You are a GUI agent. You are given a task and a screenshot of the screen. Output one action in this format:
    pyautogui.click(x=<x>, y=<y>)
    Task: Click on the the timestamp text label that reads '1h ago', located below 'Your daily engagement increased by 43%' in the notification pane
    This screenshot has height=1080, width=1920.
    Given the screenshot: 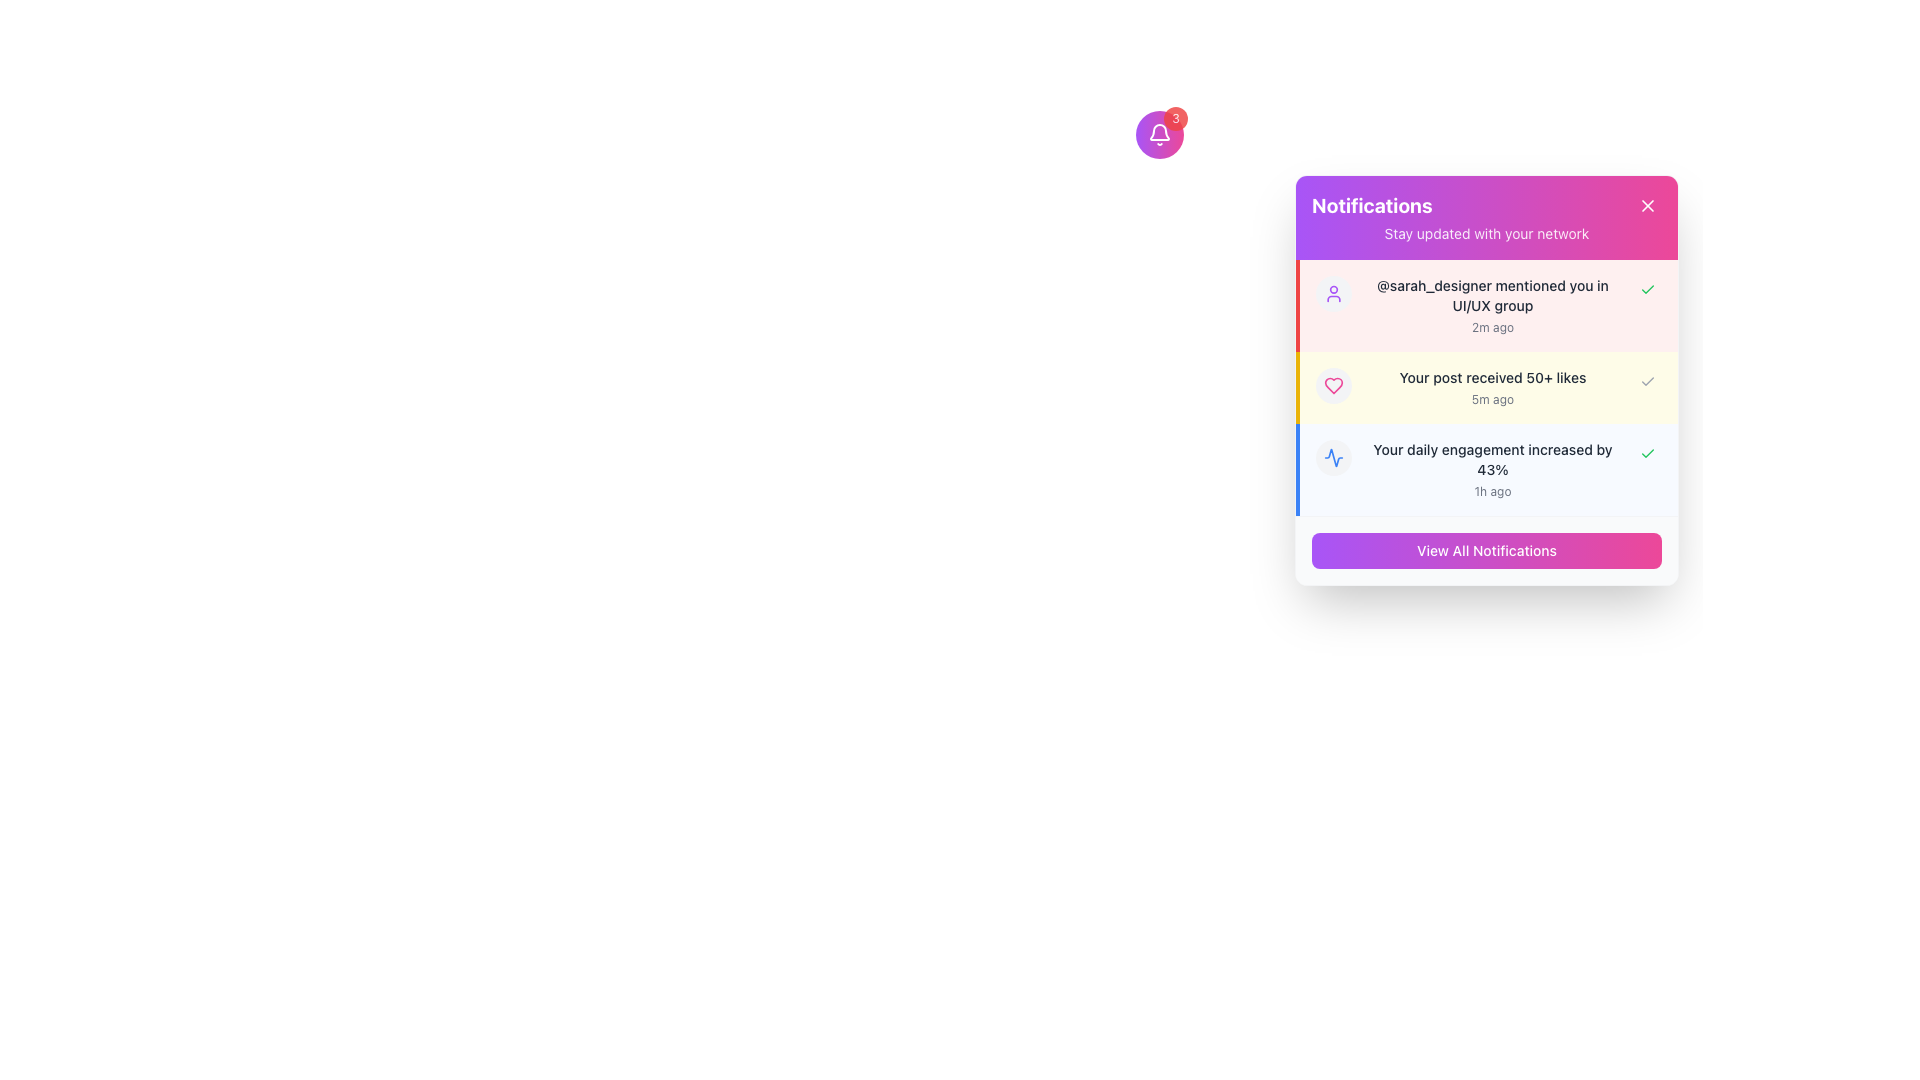 What is the action you would take?
    pyautogui.click(x=1492, y=492)
    